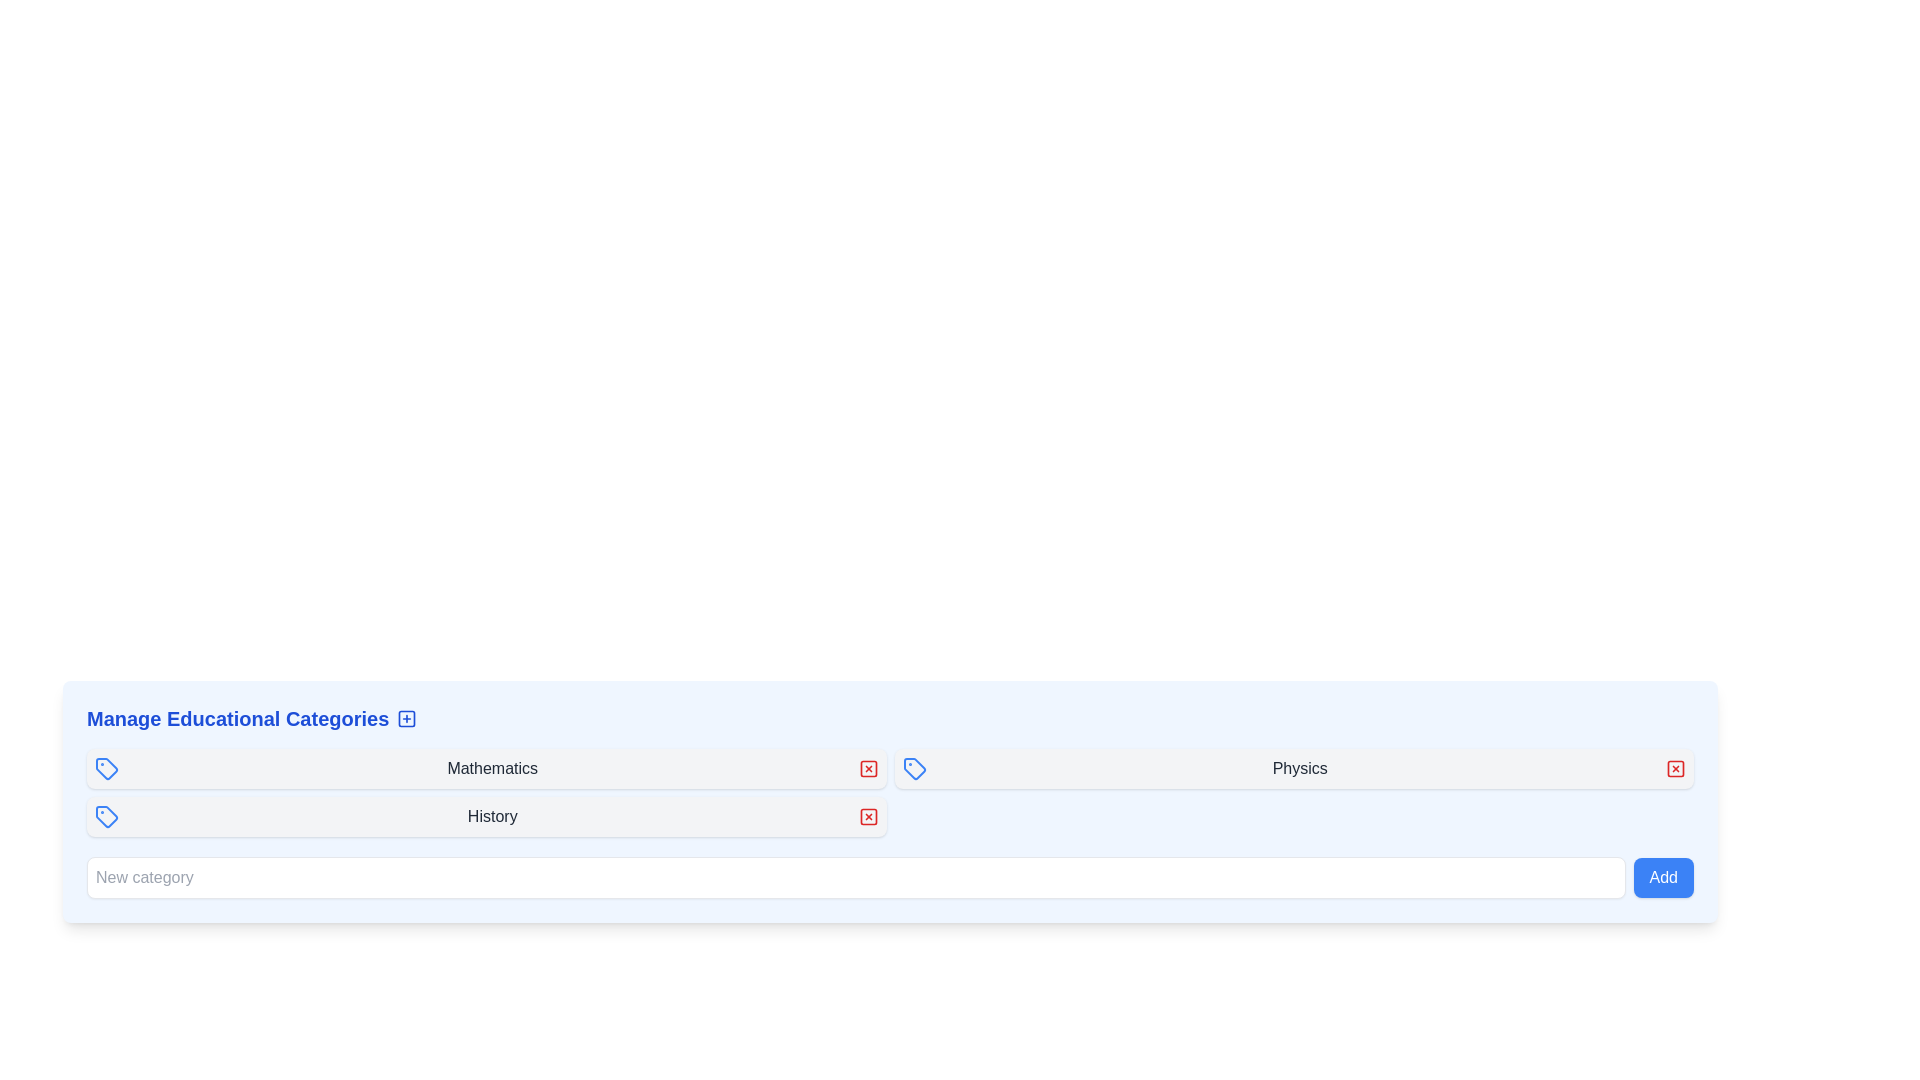 This screenshot has height=1080, width=1920. What do you see at coordinates (1675, 767) in the screenshot?
I see `the small rectangular decorative element with rounded corners, styled with a red fill, which is part of the delete button in the 'Physics' category row` at bounding box center [1675, 767].